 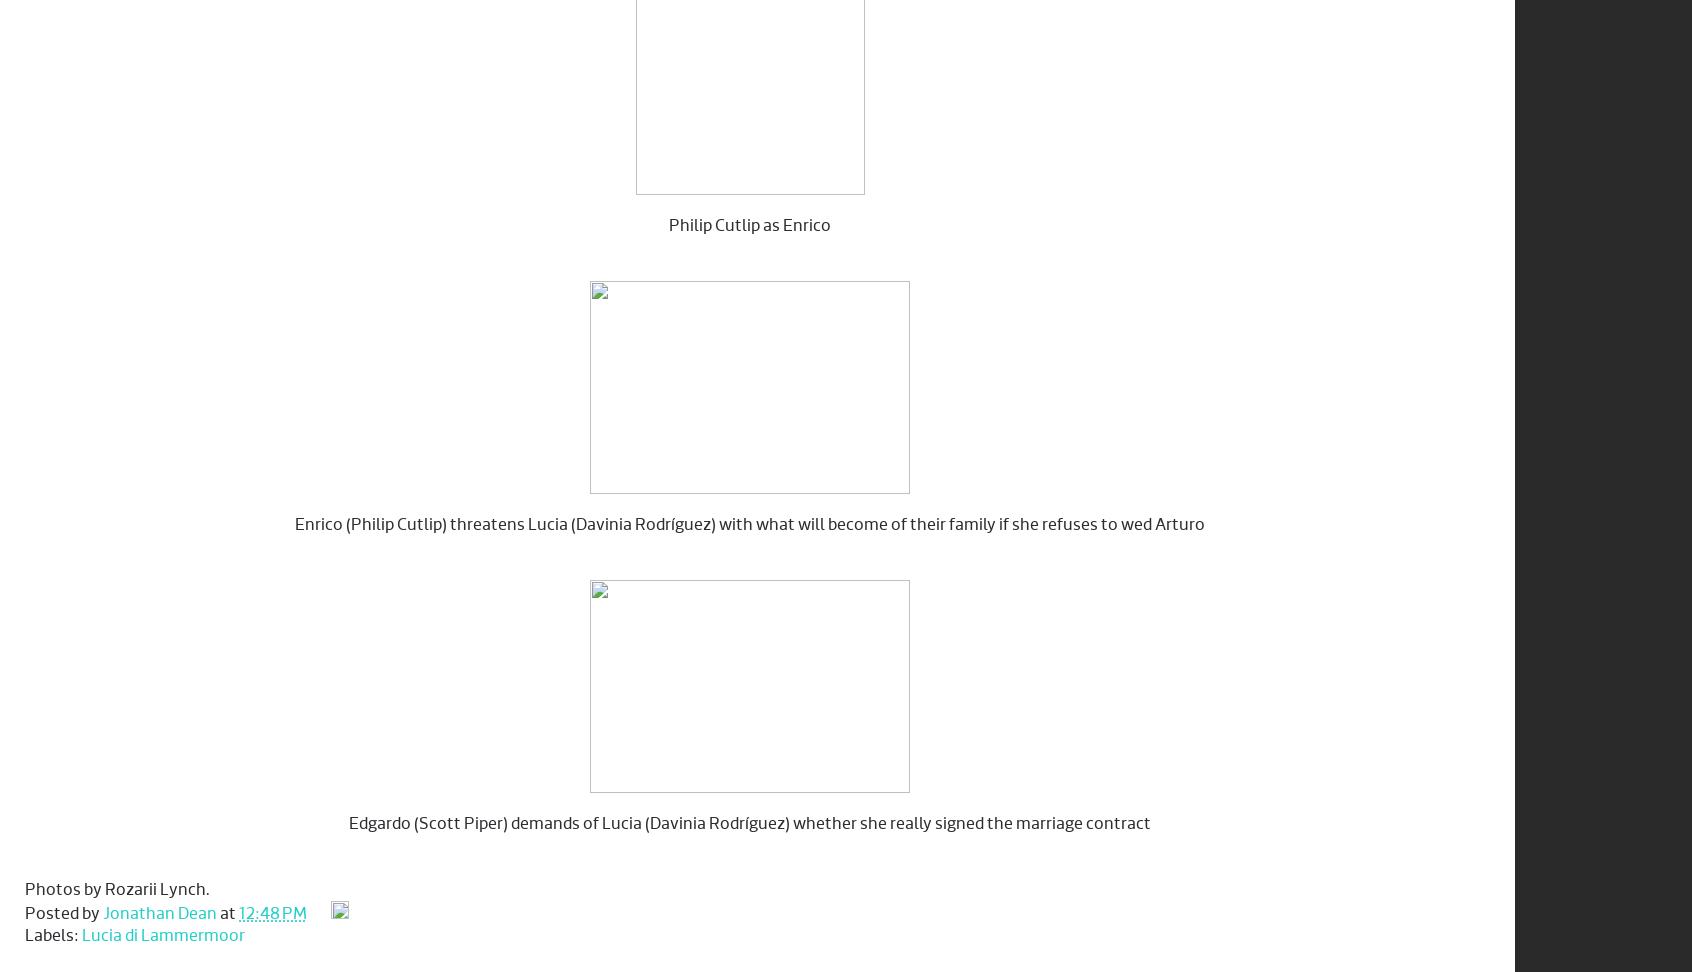 I want to click on 'Jonathan Dean', so click(x=103, y=912).